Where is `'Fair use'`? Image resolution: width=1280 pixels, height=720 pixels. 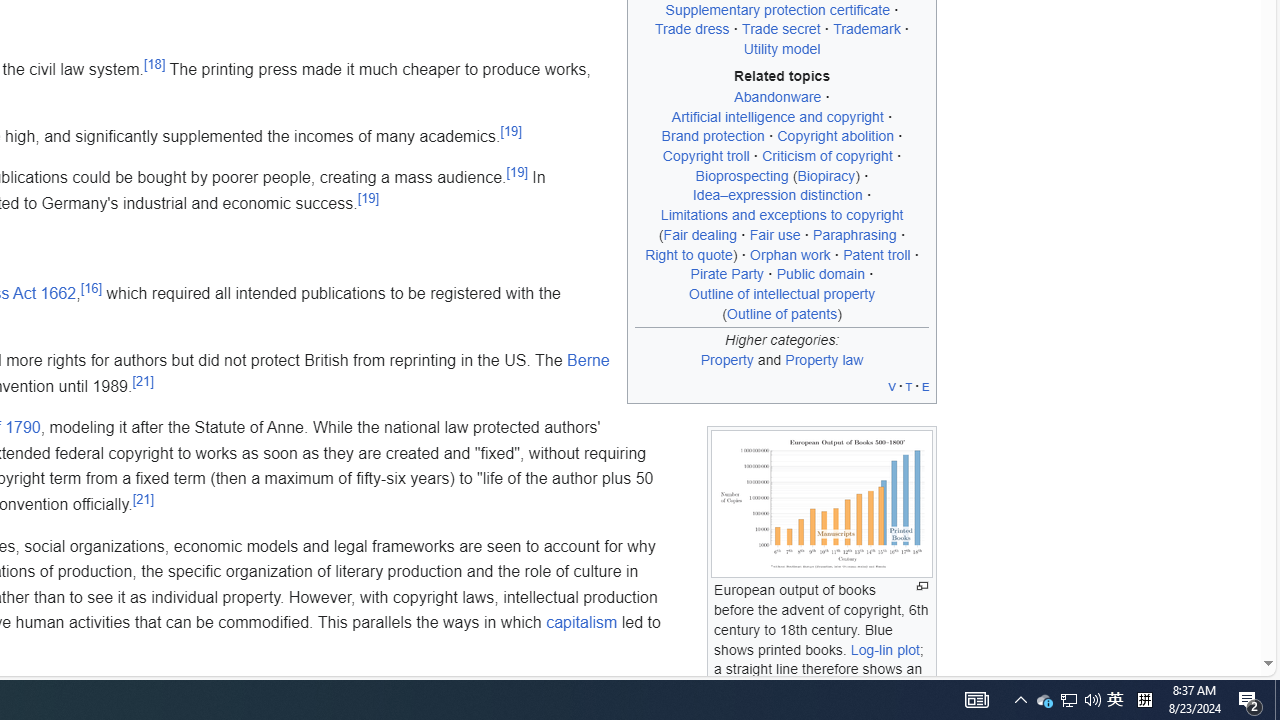 'Fair use' is located at coordinates (774, 233).